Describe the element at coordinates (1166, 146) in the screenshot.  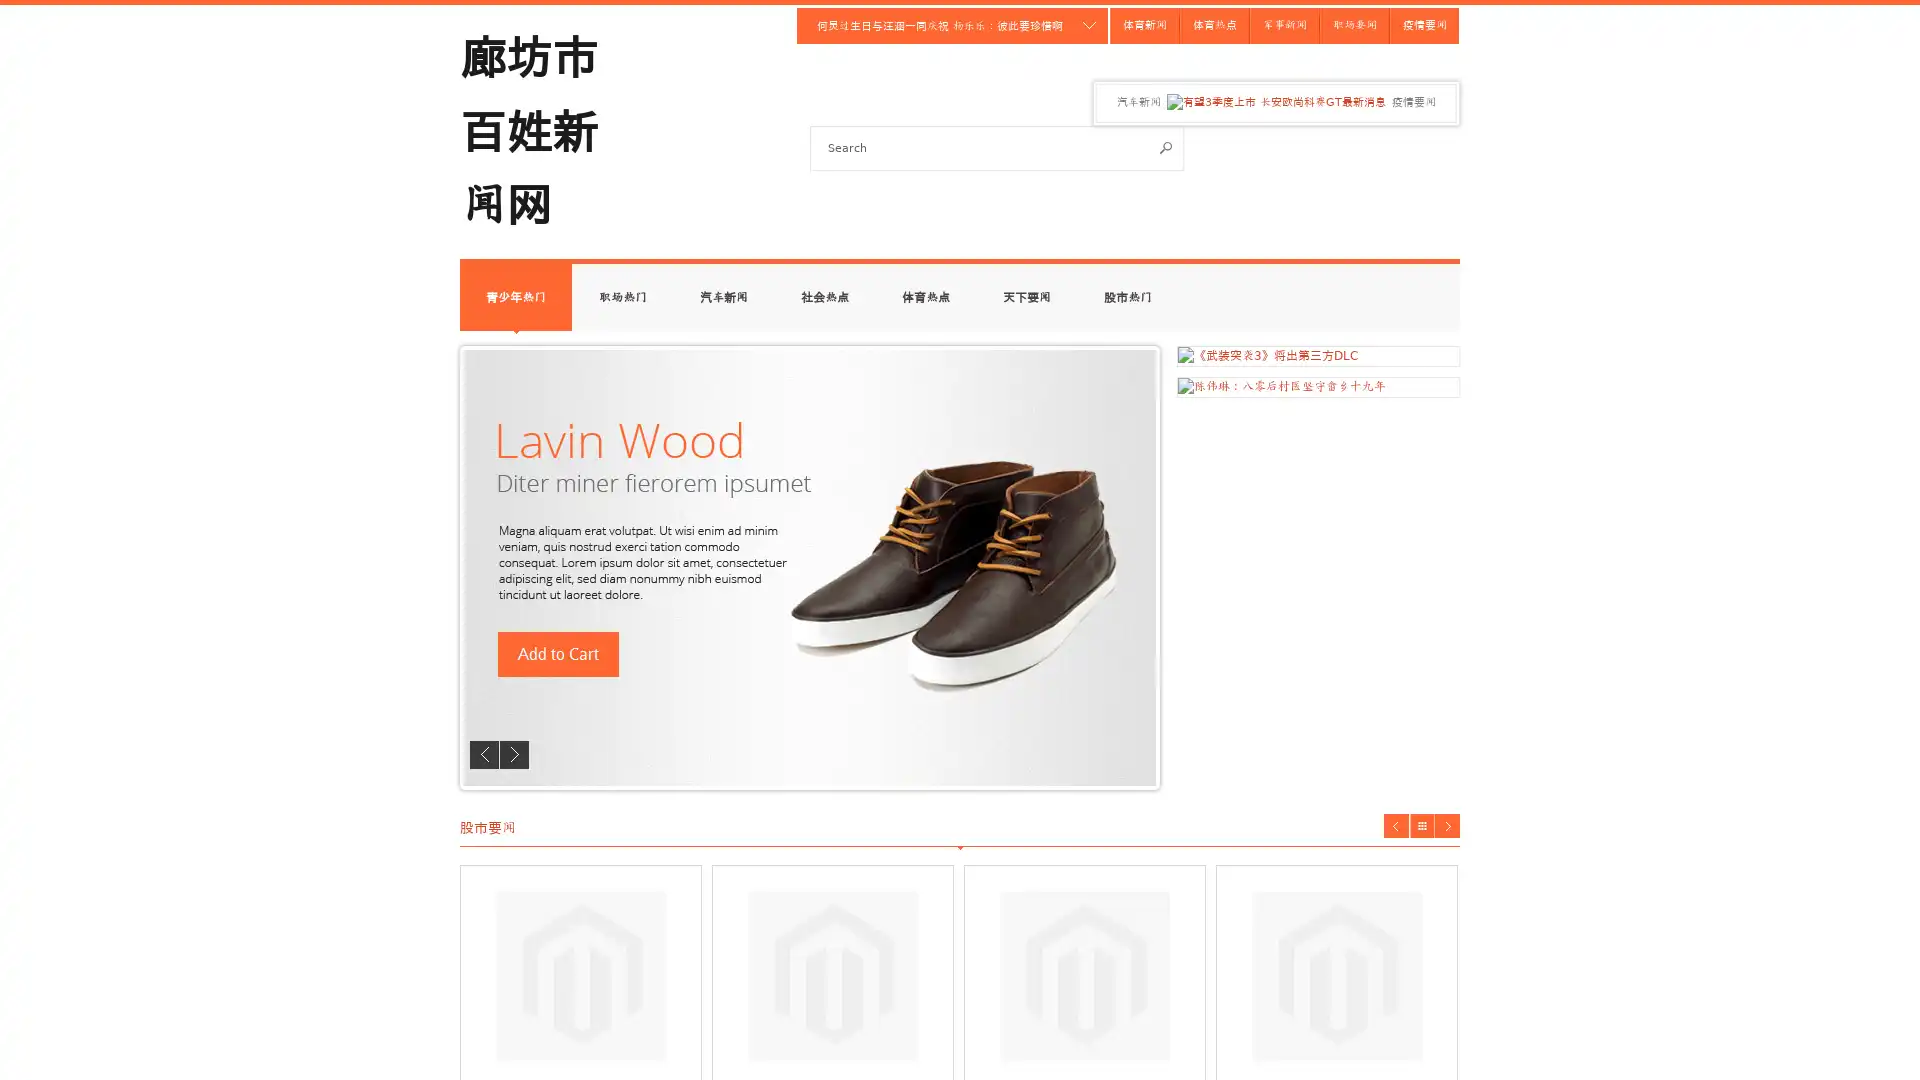
I see `Search` at that location.